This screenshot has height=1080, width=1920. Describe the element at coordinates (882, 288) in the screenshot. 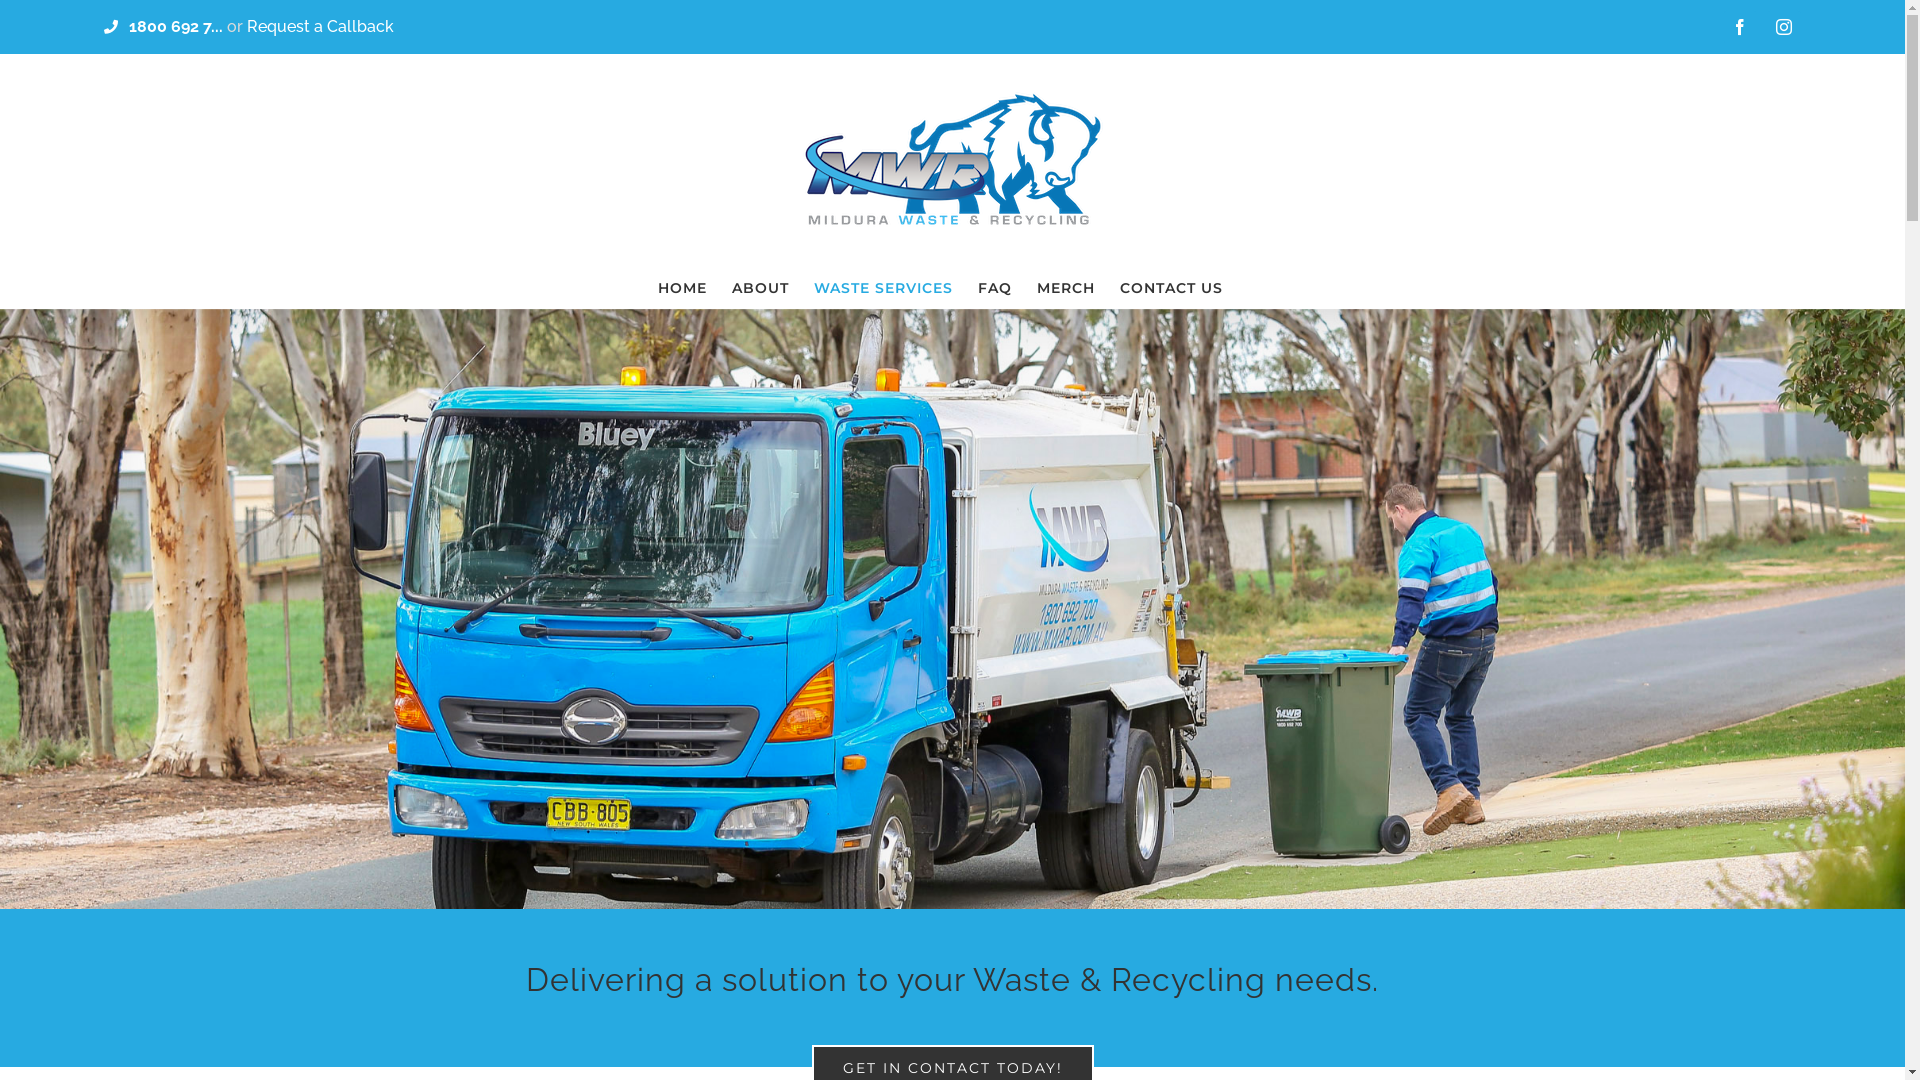

I see `'WASTE SERVICES'` at that location.